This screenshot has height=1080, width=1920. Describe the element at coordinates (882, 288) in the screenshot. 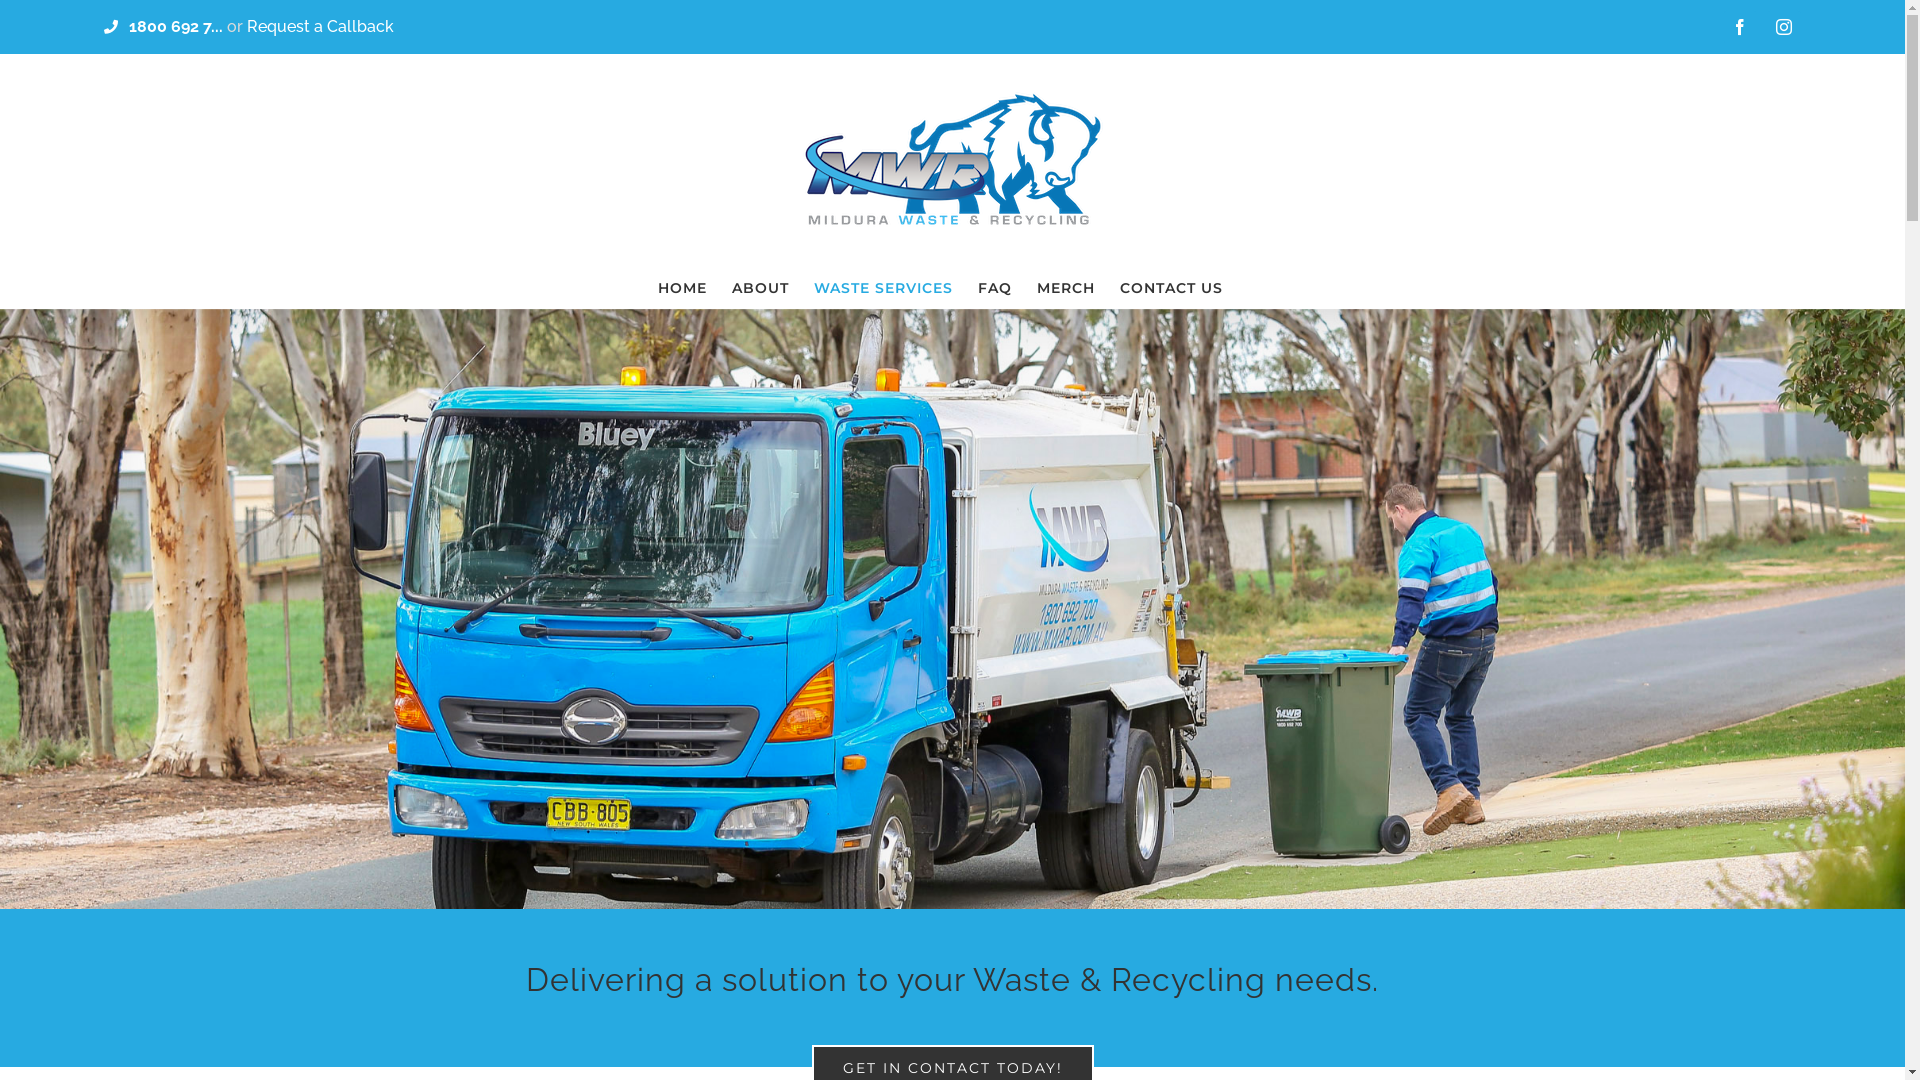

I see `'WASTE SERVICES'` at that location.